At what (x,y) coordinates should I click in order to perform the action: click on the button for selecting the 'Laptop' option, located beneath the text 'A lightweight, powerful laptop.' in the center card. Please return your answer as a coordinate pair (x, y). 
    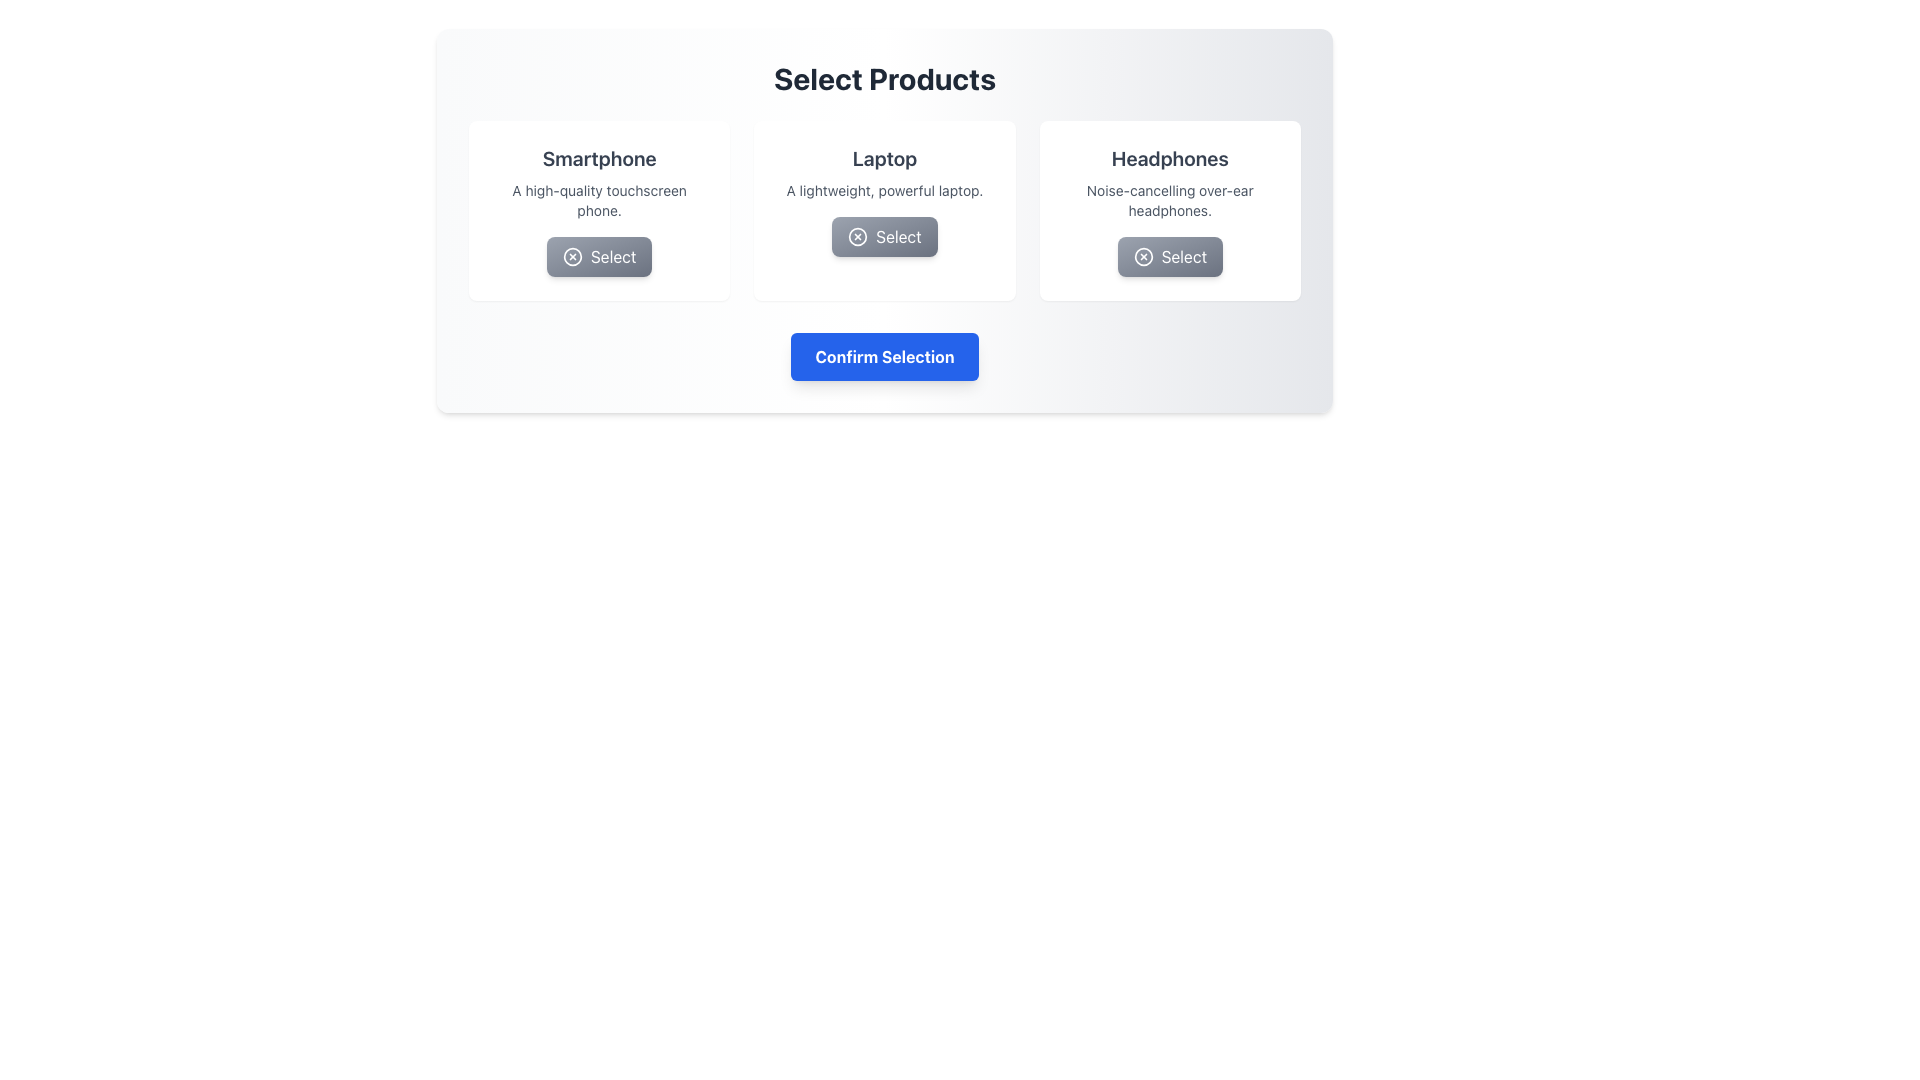
    Looking at the image, I should click on (883, 235).